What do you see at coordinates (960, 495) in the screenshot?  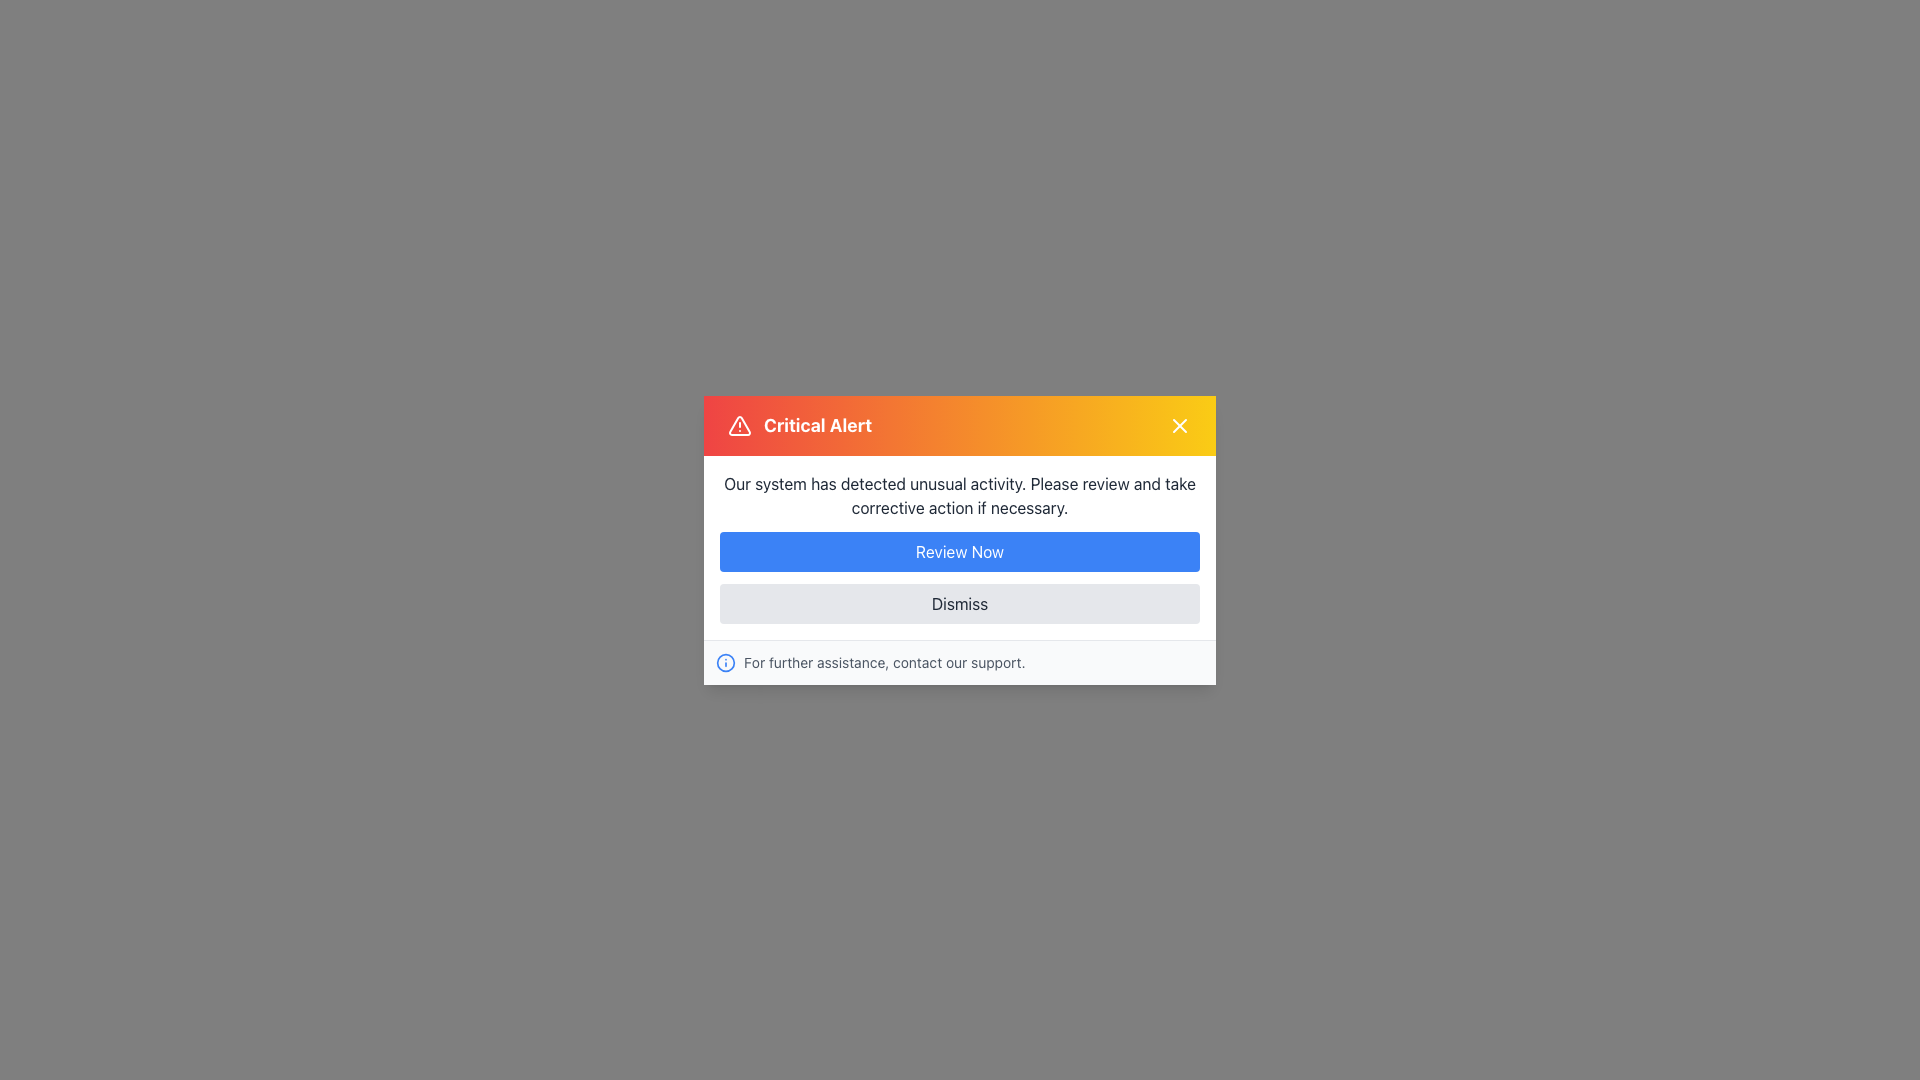 I see `the warning message text block that displays unusual activity alerts, located below the 'Critical Alert' heading and above the 'Review Now' and 'Dismiss' buttons` at bounding box center [960, 495].